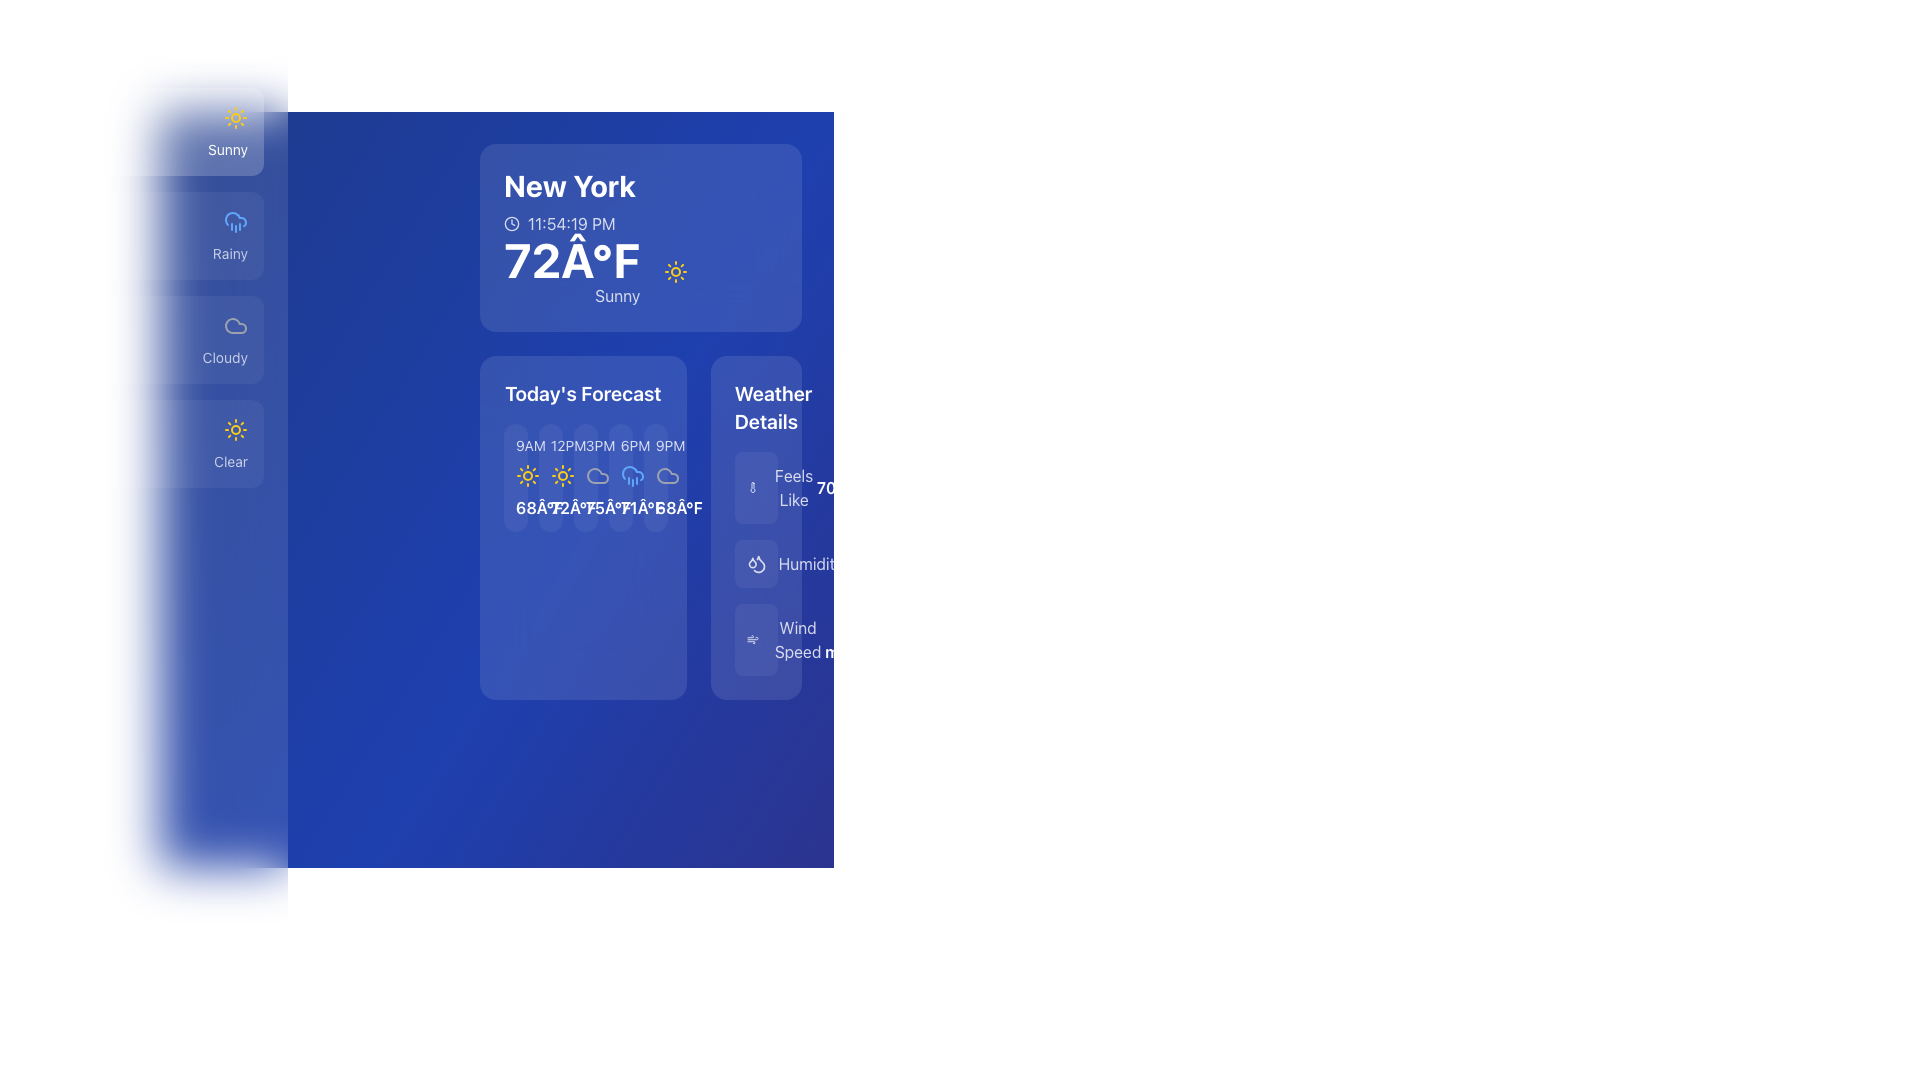 The image size is (1920, 1080). Describe the element at coordinates (584, 478) in the screenshot. I see `the weather forecast informational text block displaying '3PM' with a cloud icon and '75°F' at the bottom, which is centrally located in the 'Today's Forecast' section` at that location.